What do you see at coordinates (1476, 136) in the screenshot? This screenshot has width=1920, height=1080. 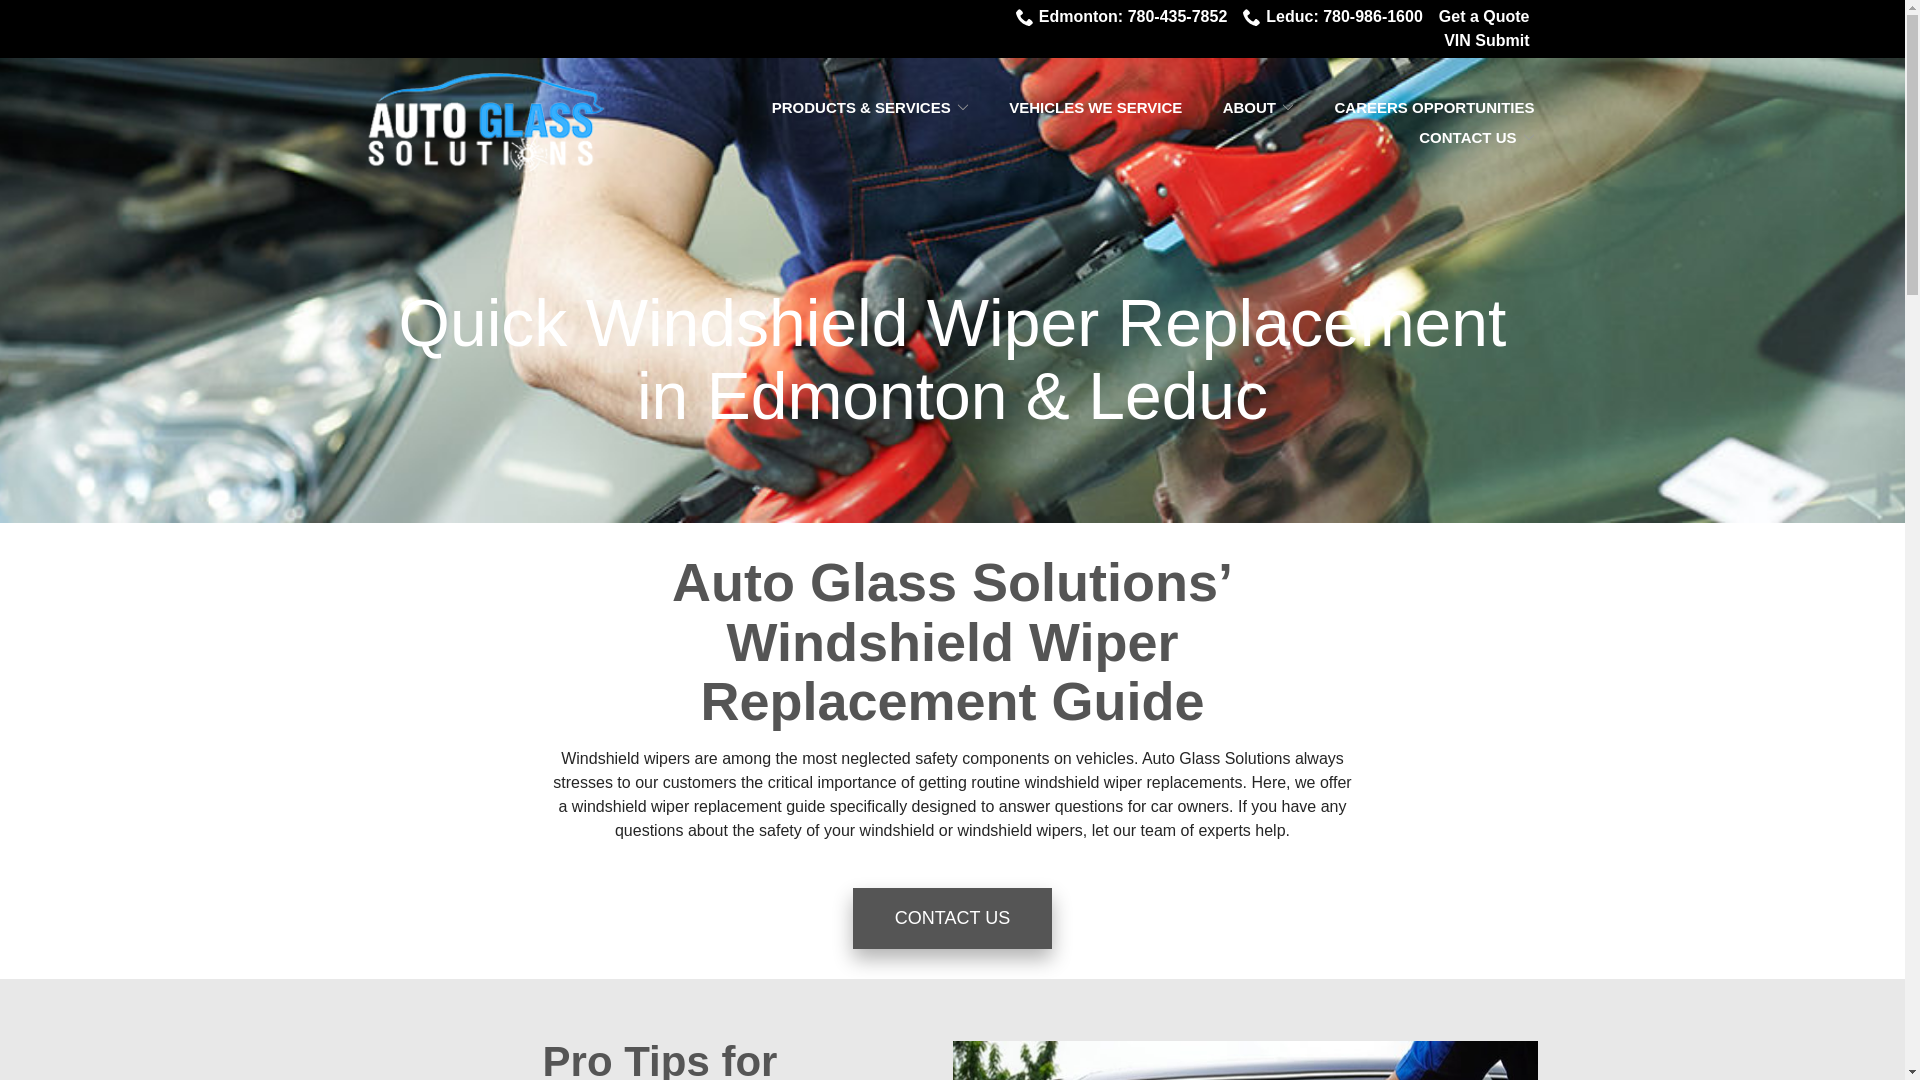 I see `'CONTACT US'` at bounding box center [1476, 136].